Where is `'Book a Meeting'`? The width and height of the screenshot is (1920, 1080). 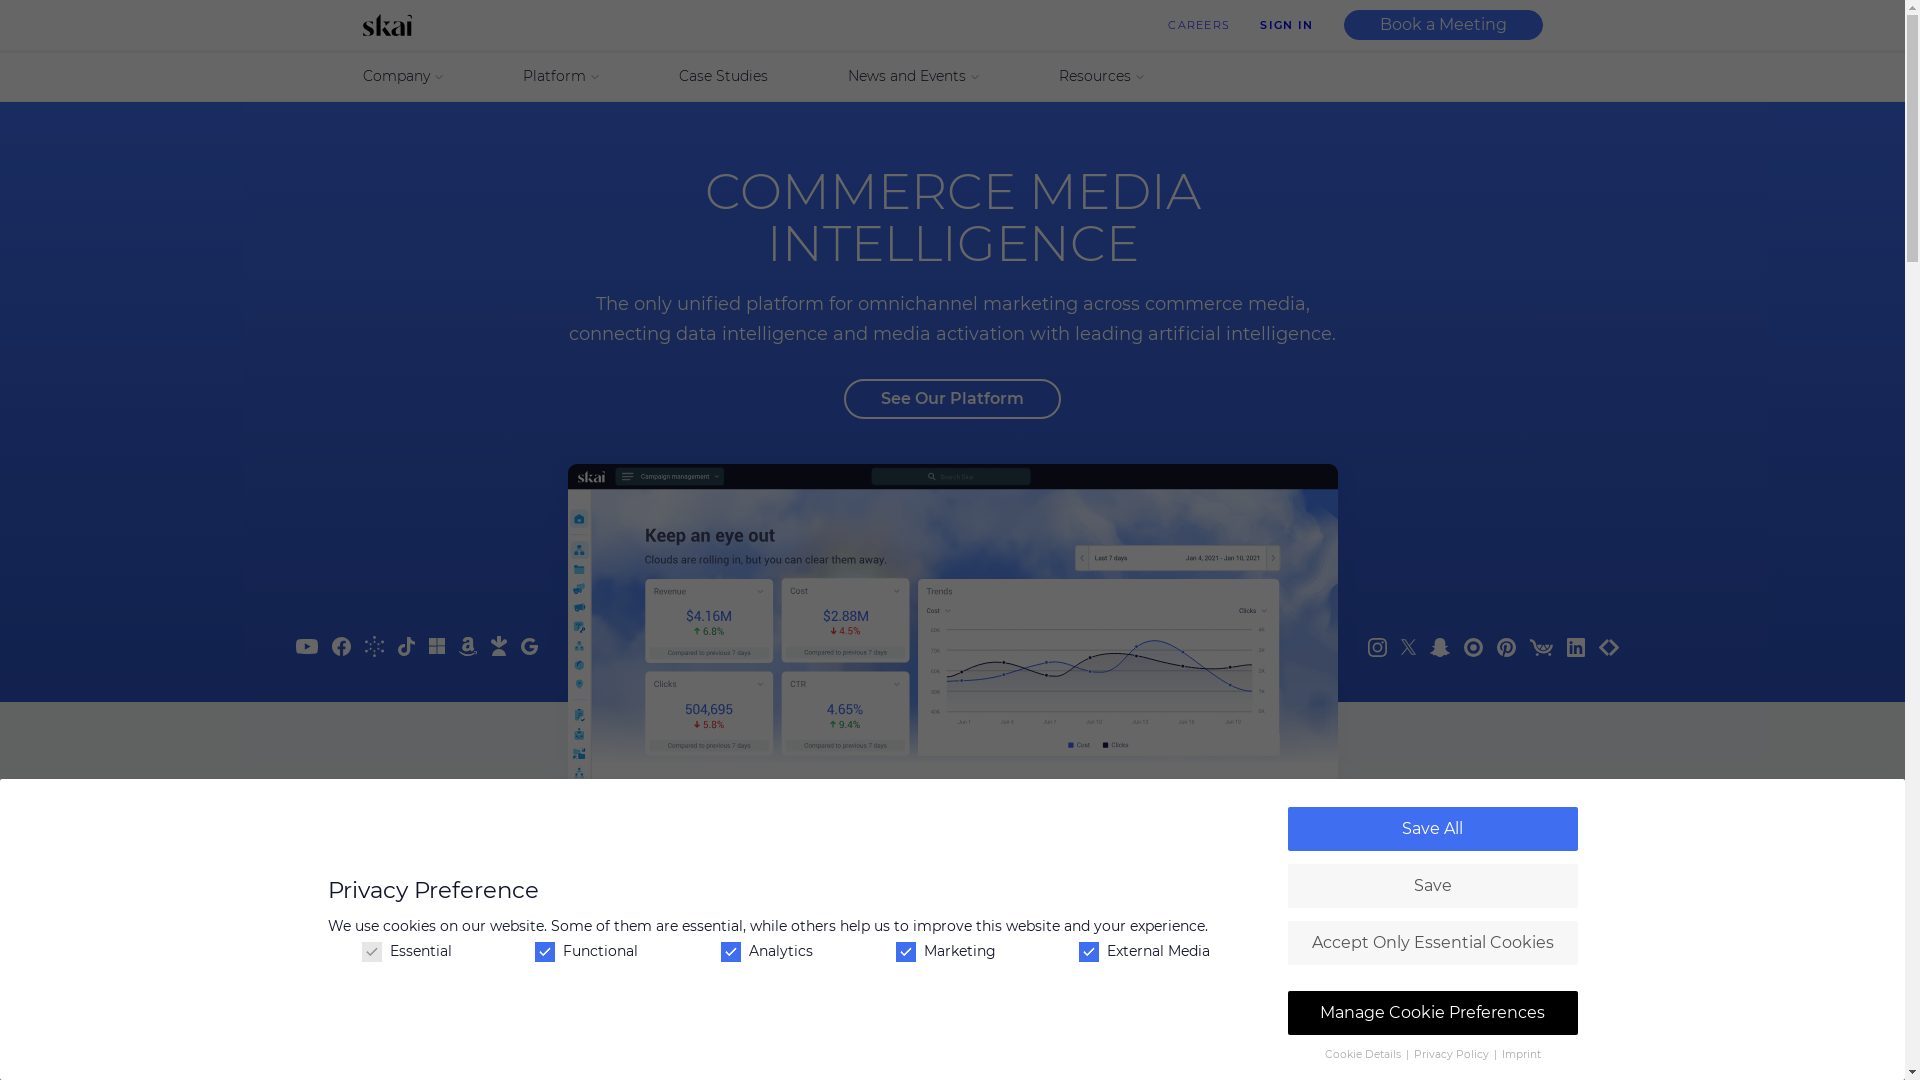 'Book a Meeting' is located at coordinates (1344, 24).